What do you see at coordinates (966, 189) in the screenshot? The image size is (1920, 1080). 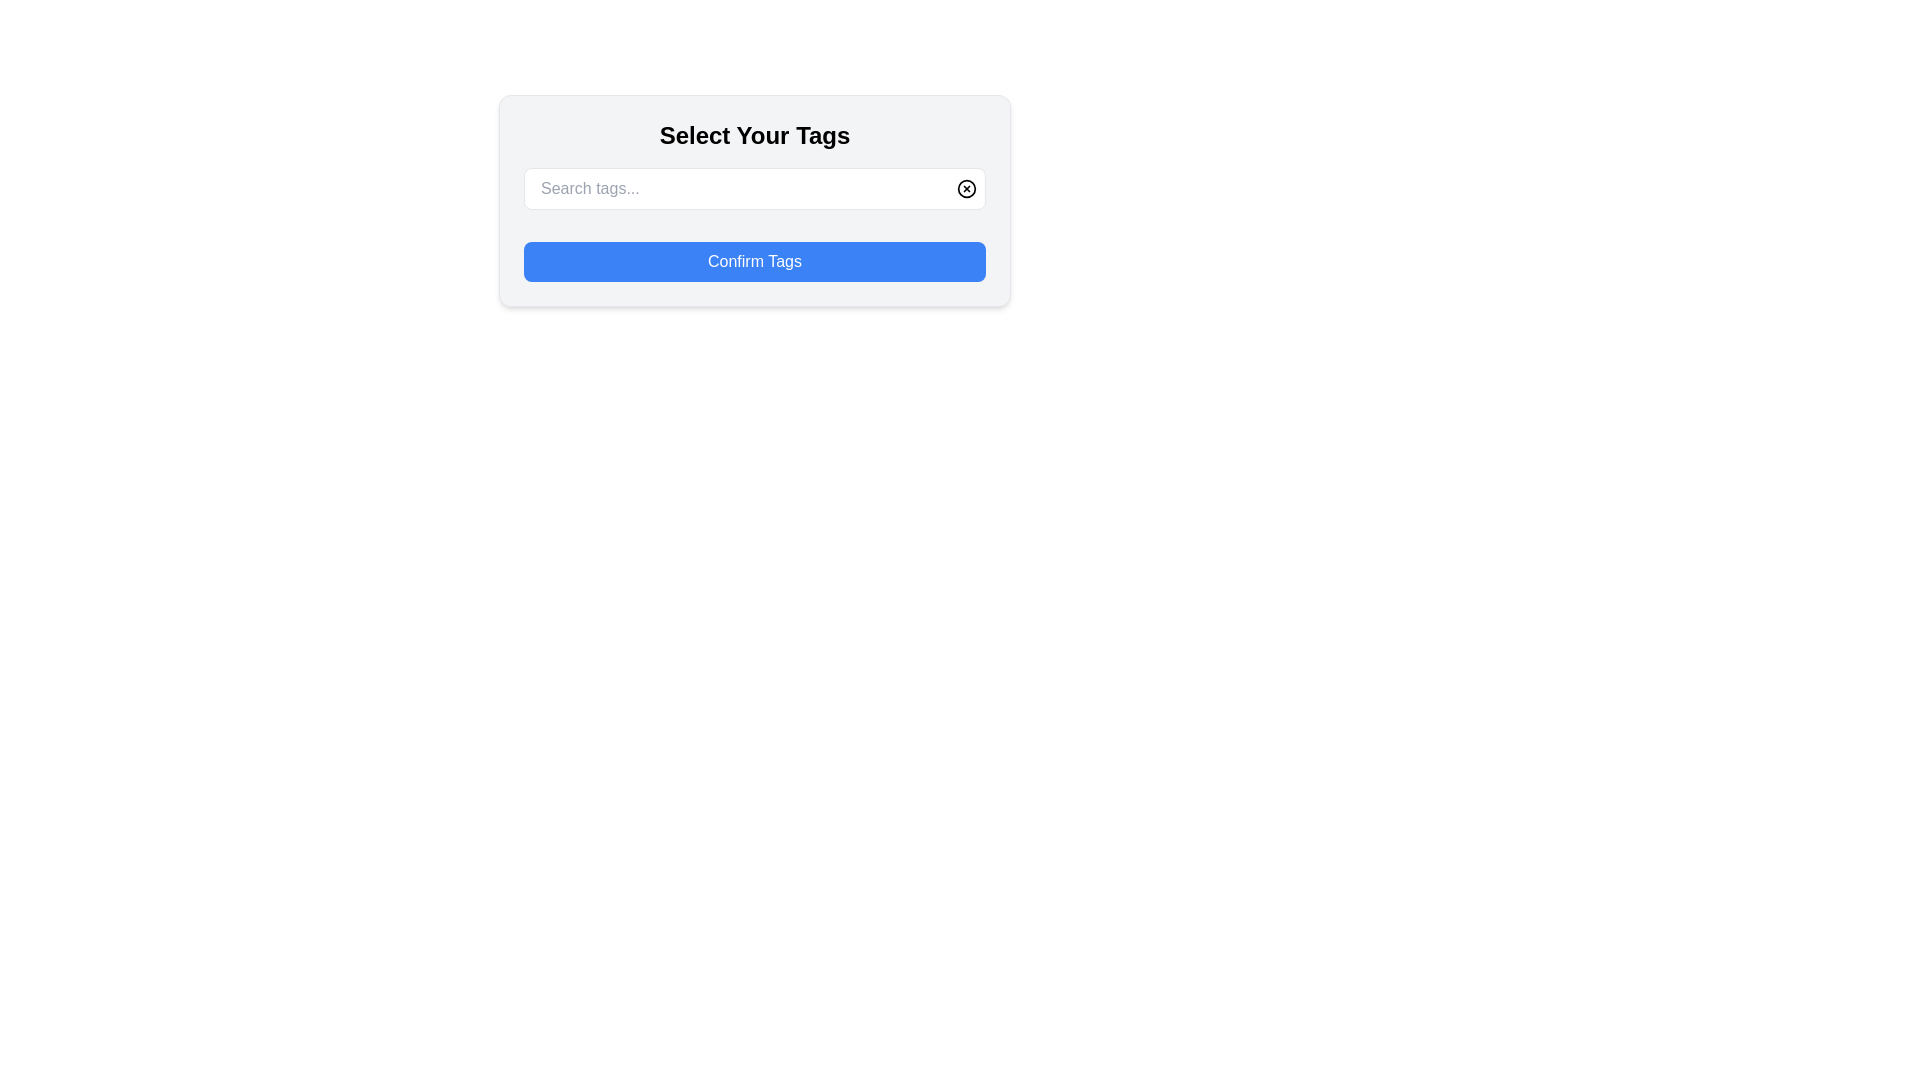 I see `the circular icon button with an 'X' in the center, located to the right of the text input field, to clear the input` at bounding box center [966, 189].